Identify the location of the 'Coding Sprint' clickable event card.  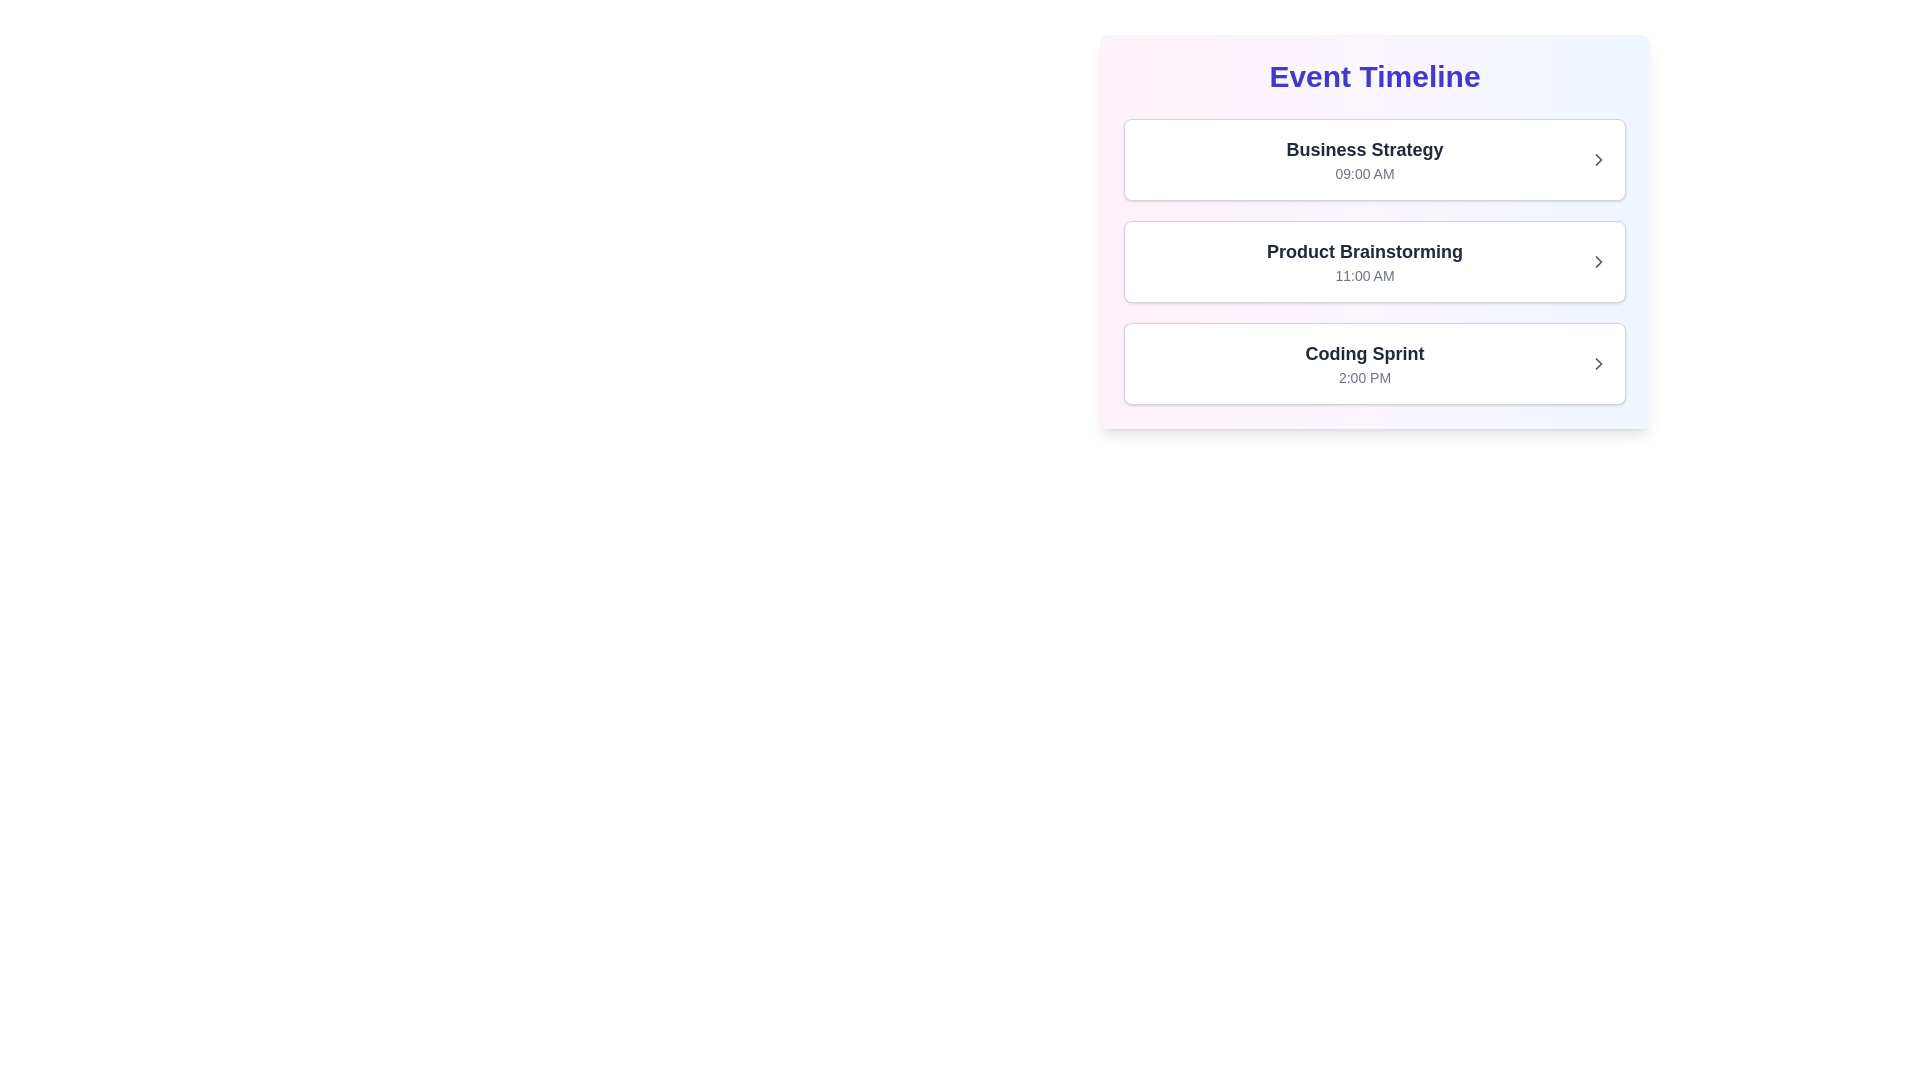
(1373, 363).